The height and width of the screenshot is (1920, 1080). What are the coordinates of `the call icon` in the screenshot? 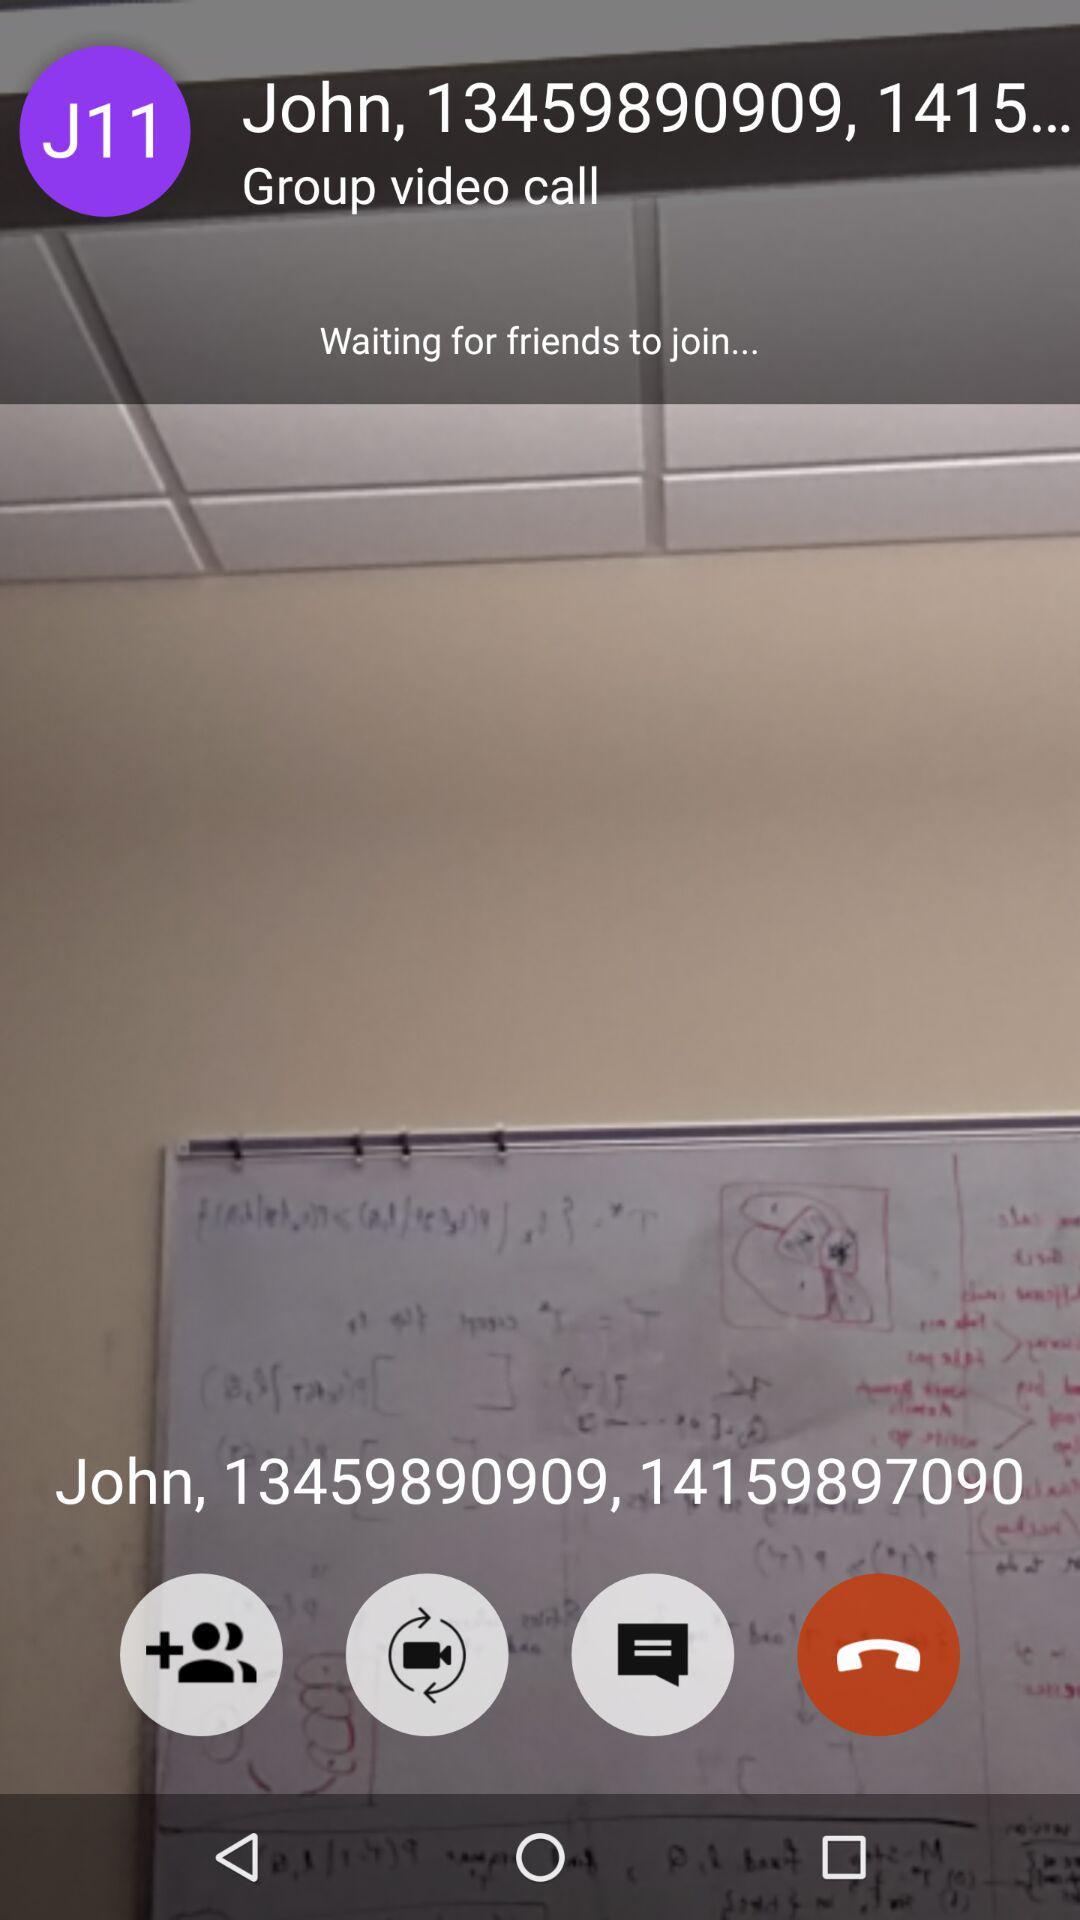 It's located at (877, 1654).